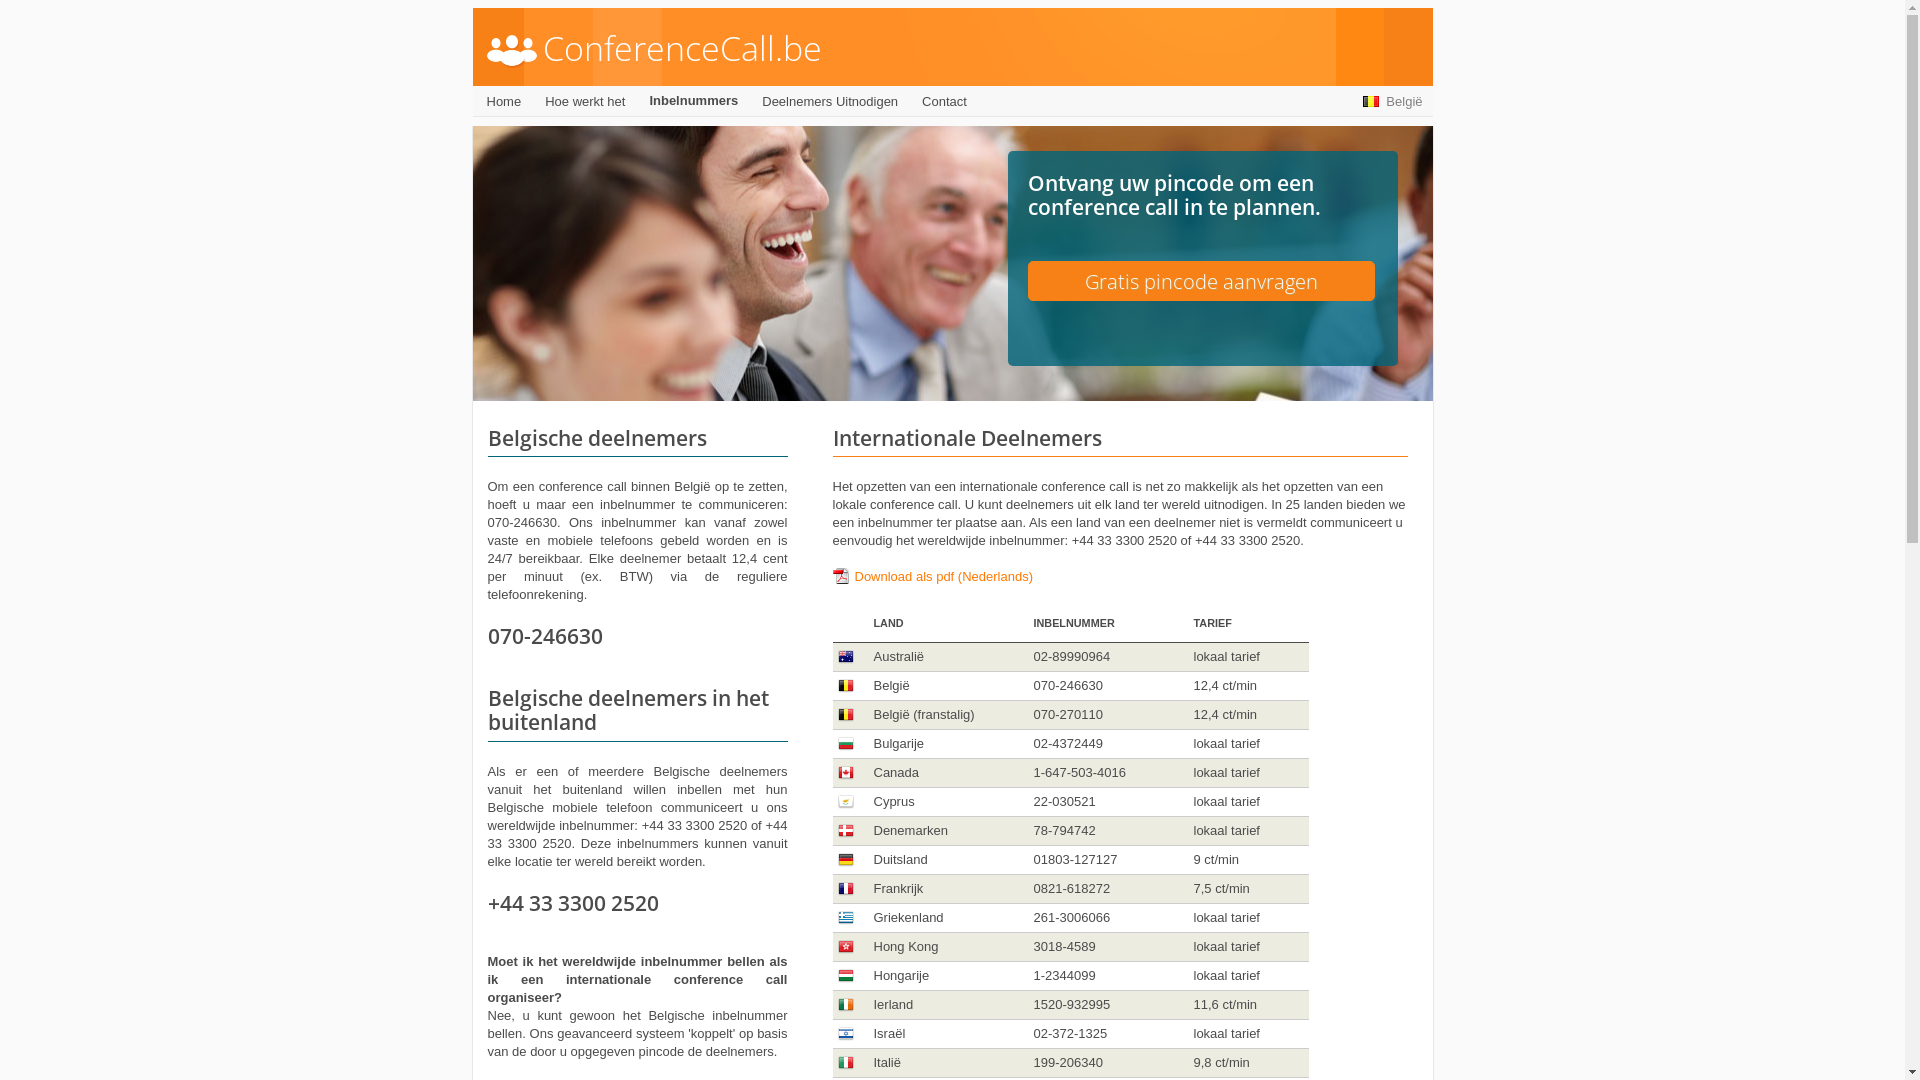 This screenshot has height=1080, width=1920. I want to click on 'Gratis pincode aanvragen', so click(1200, 281).